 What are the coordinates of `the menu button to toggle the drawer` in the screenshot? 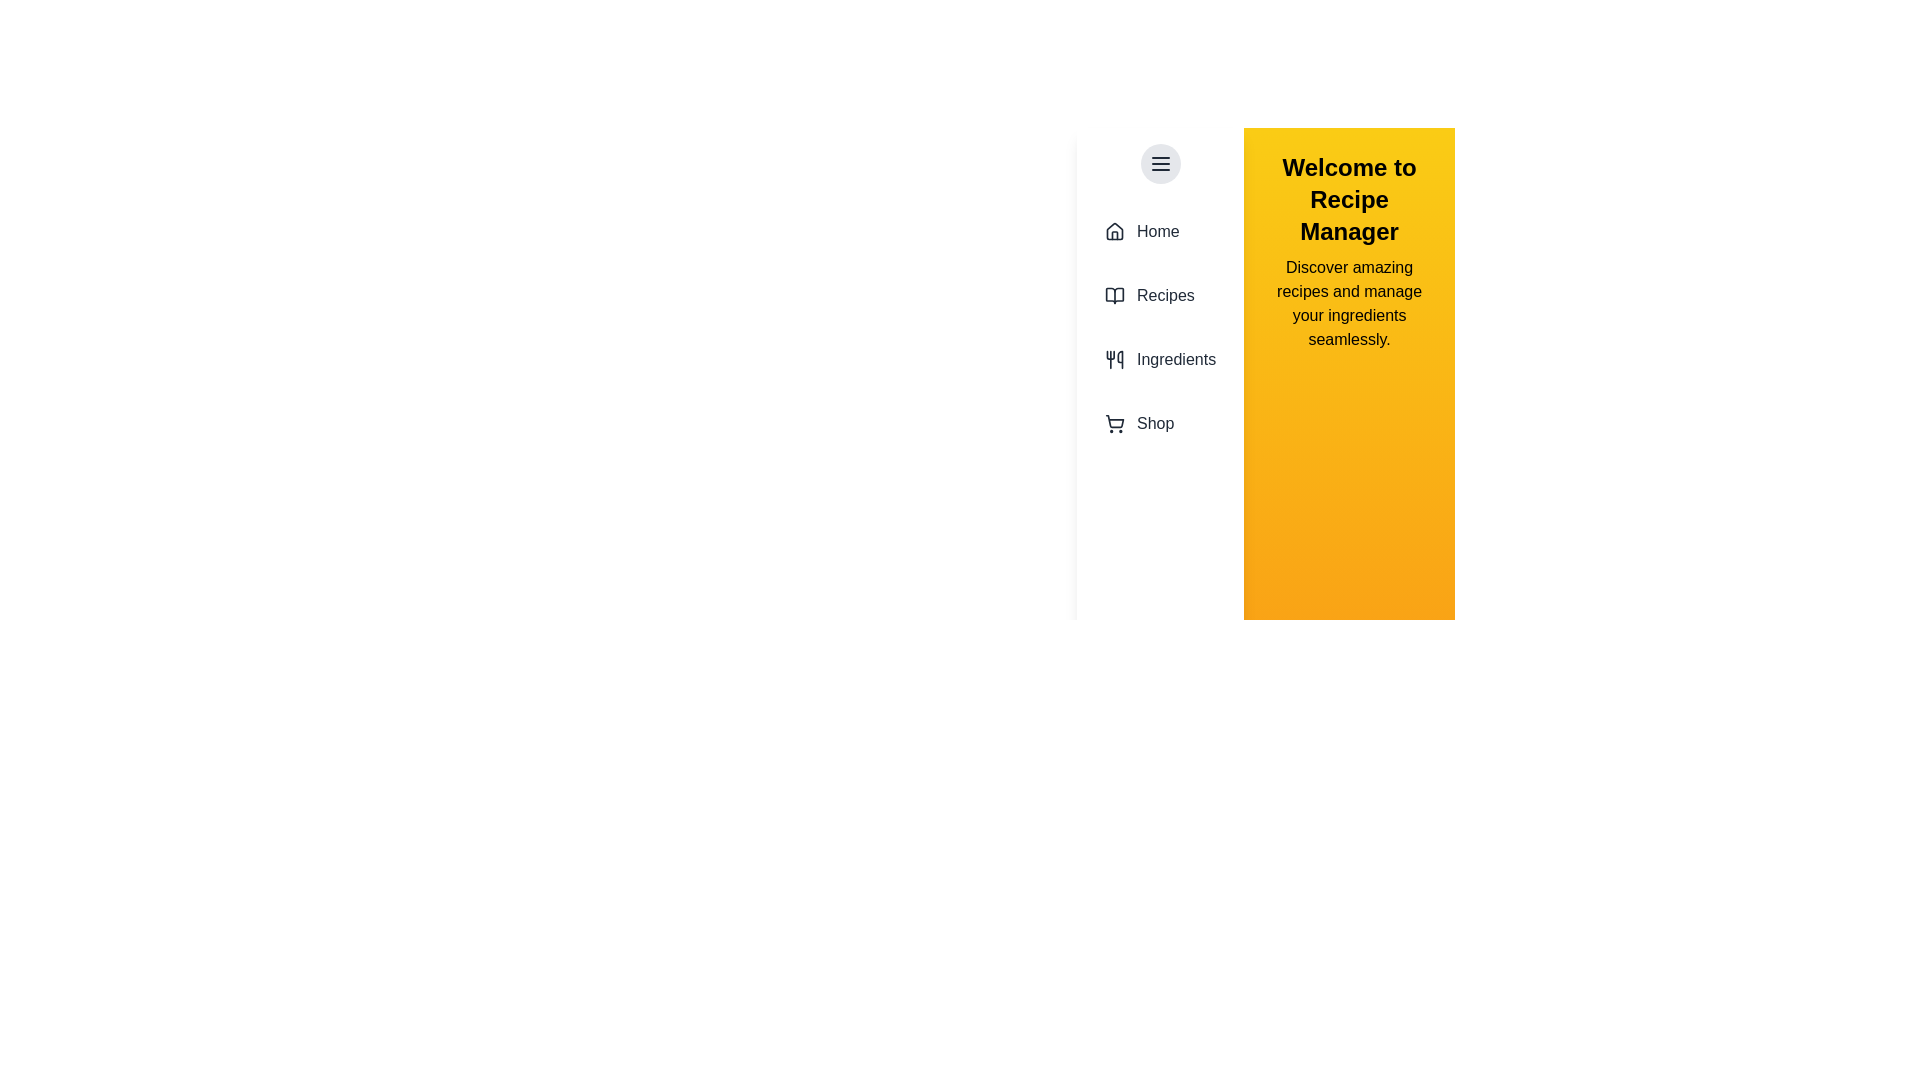 It's located at (1160, 163).